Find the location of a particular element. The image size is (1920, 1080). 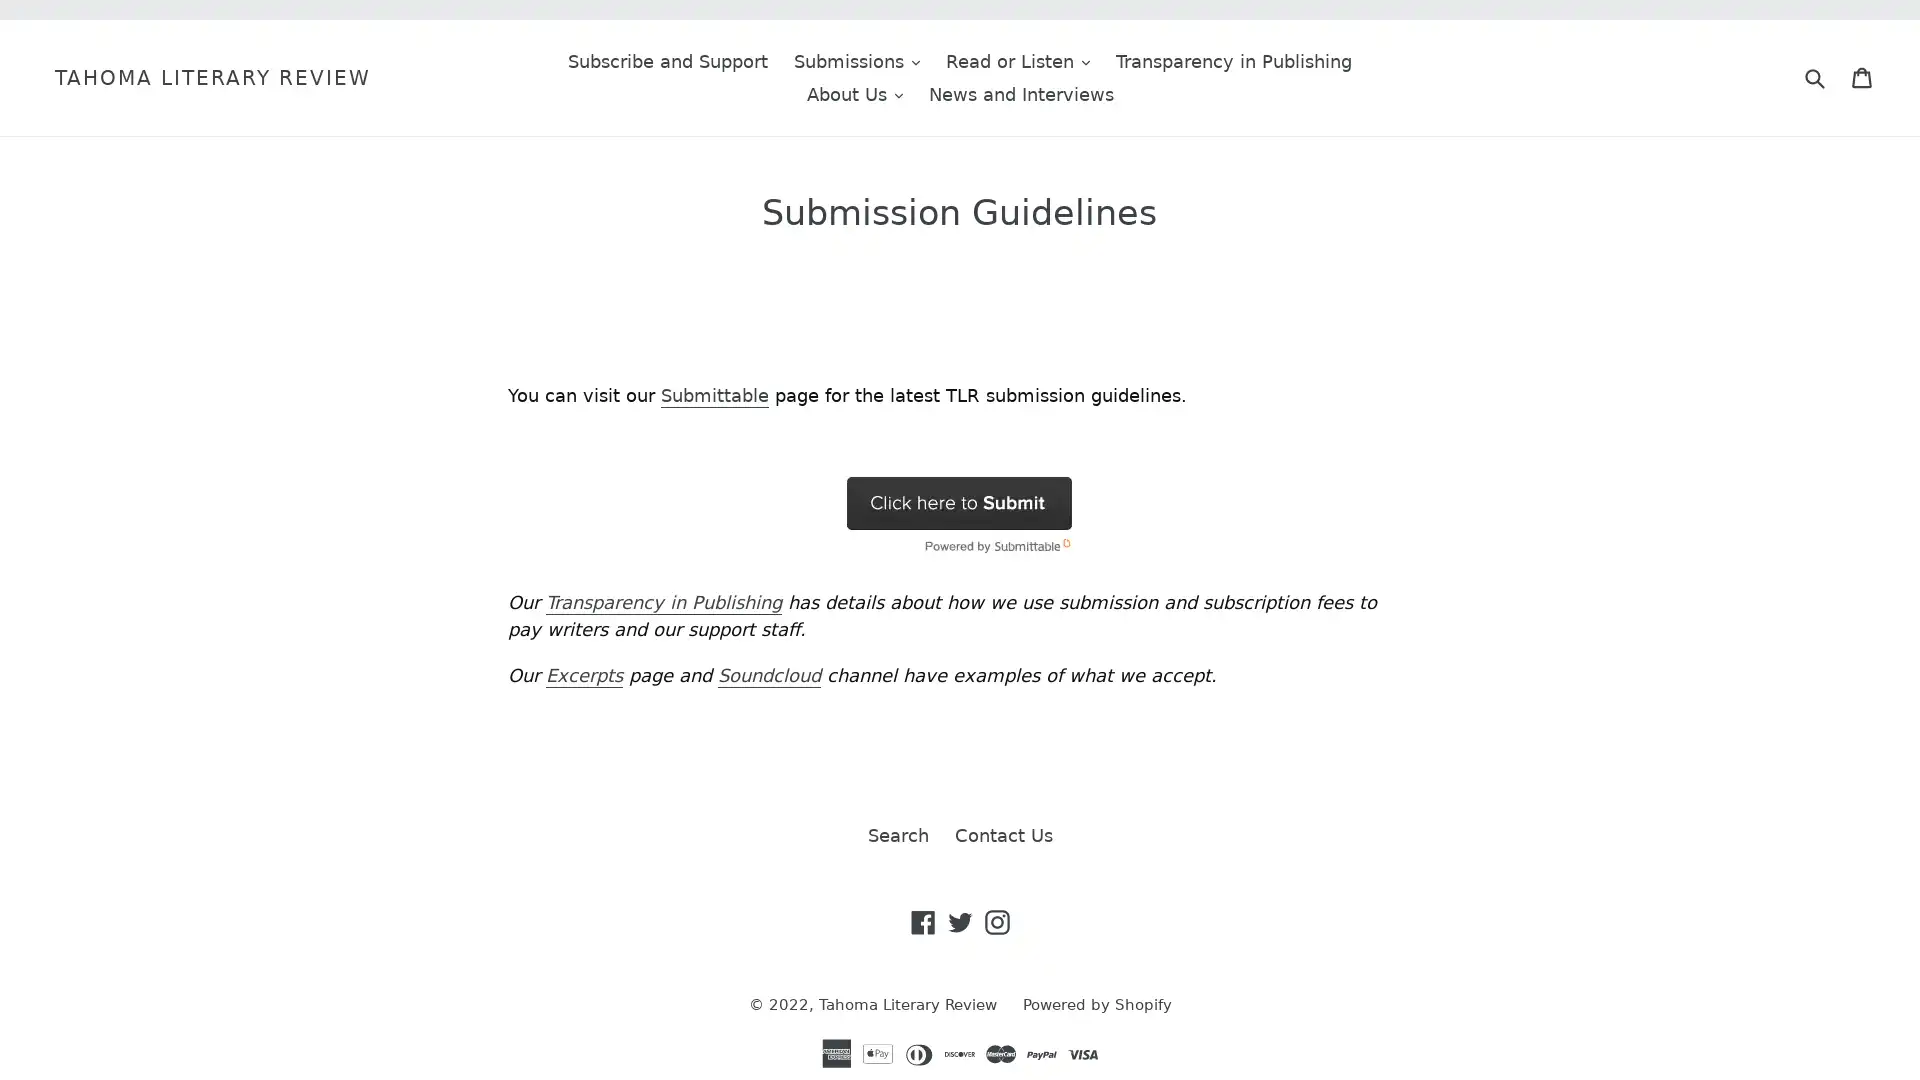

Submit is located at coordinates (1814, 76).